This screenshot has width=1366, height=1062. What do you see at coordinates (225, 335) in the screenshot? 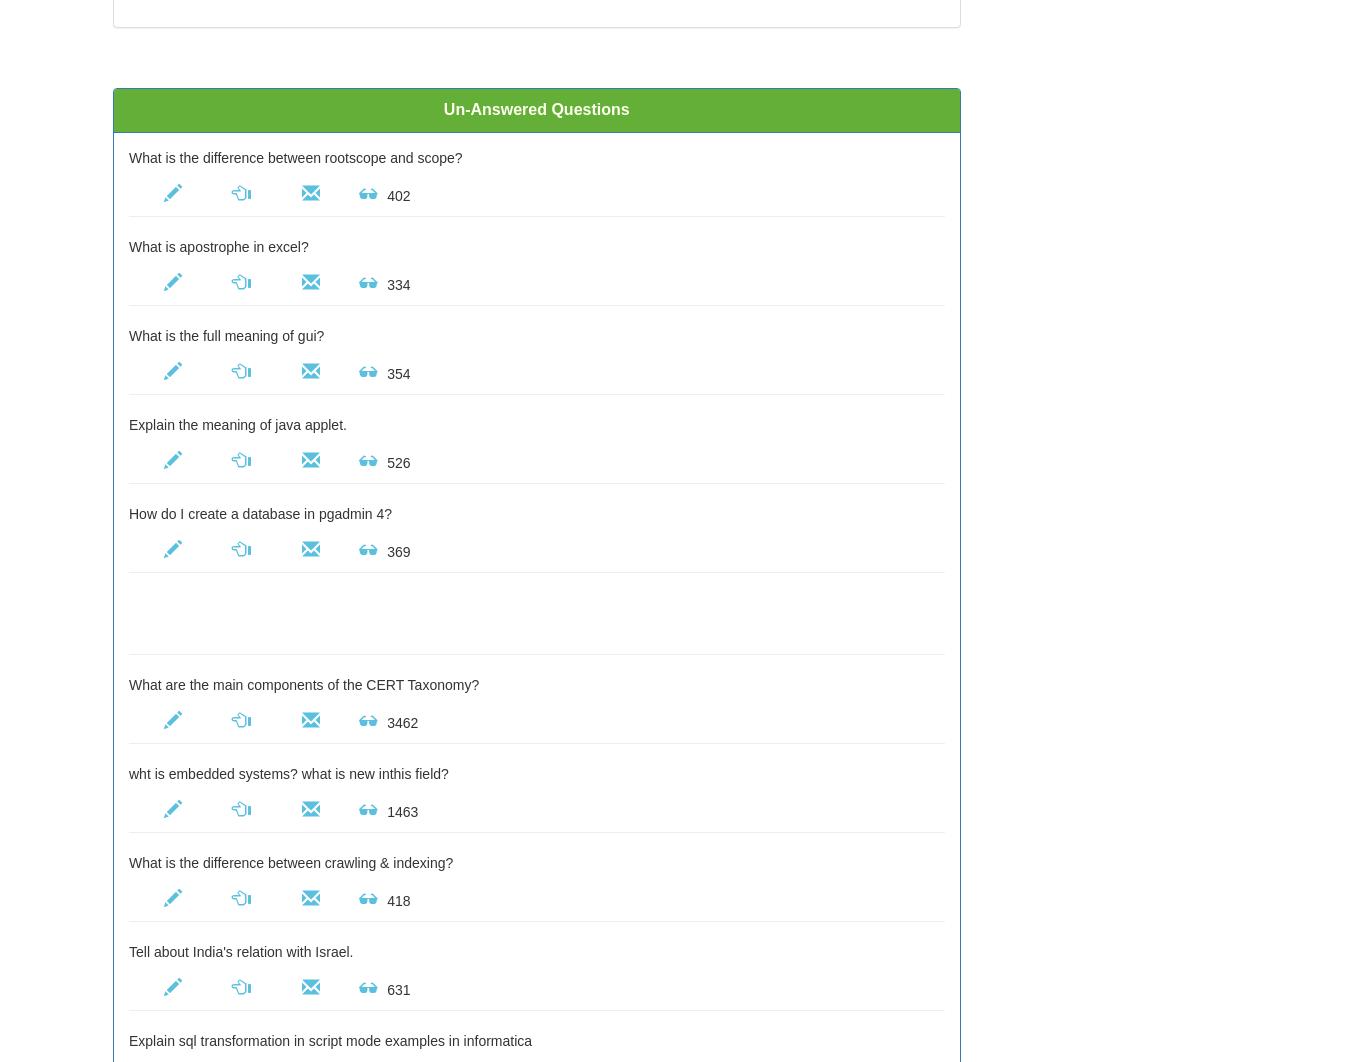
I see `'What is the full meaning of gui?'` at bounding box center [225, 335].